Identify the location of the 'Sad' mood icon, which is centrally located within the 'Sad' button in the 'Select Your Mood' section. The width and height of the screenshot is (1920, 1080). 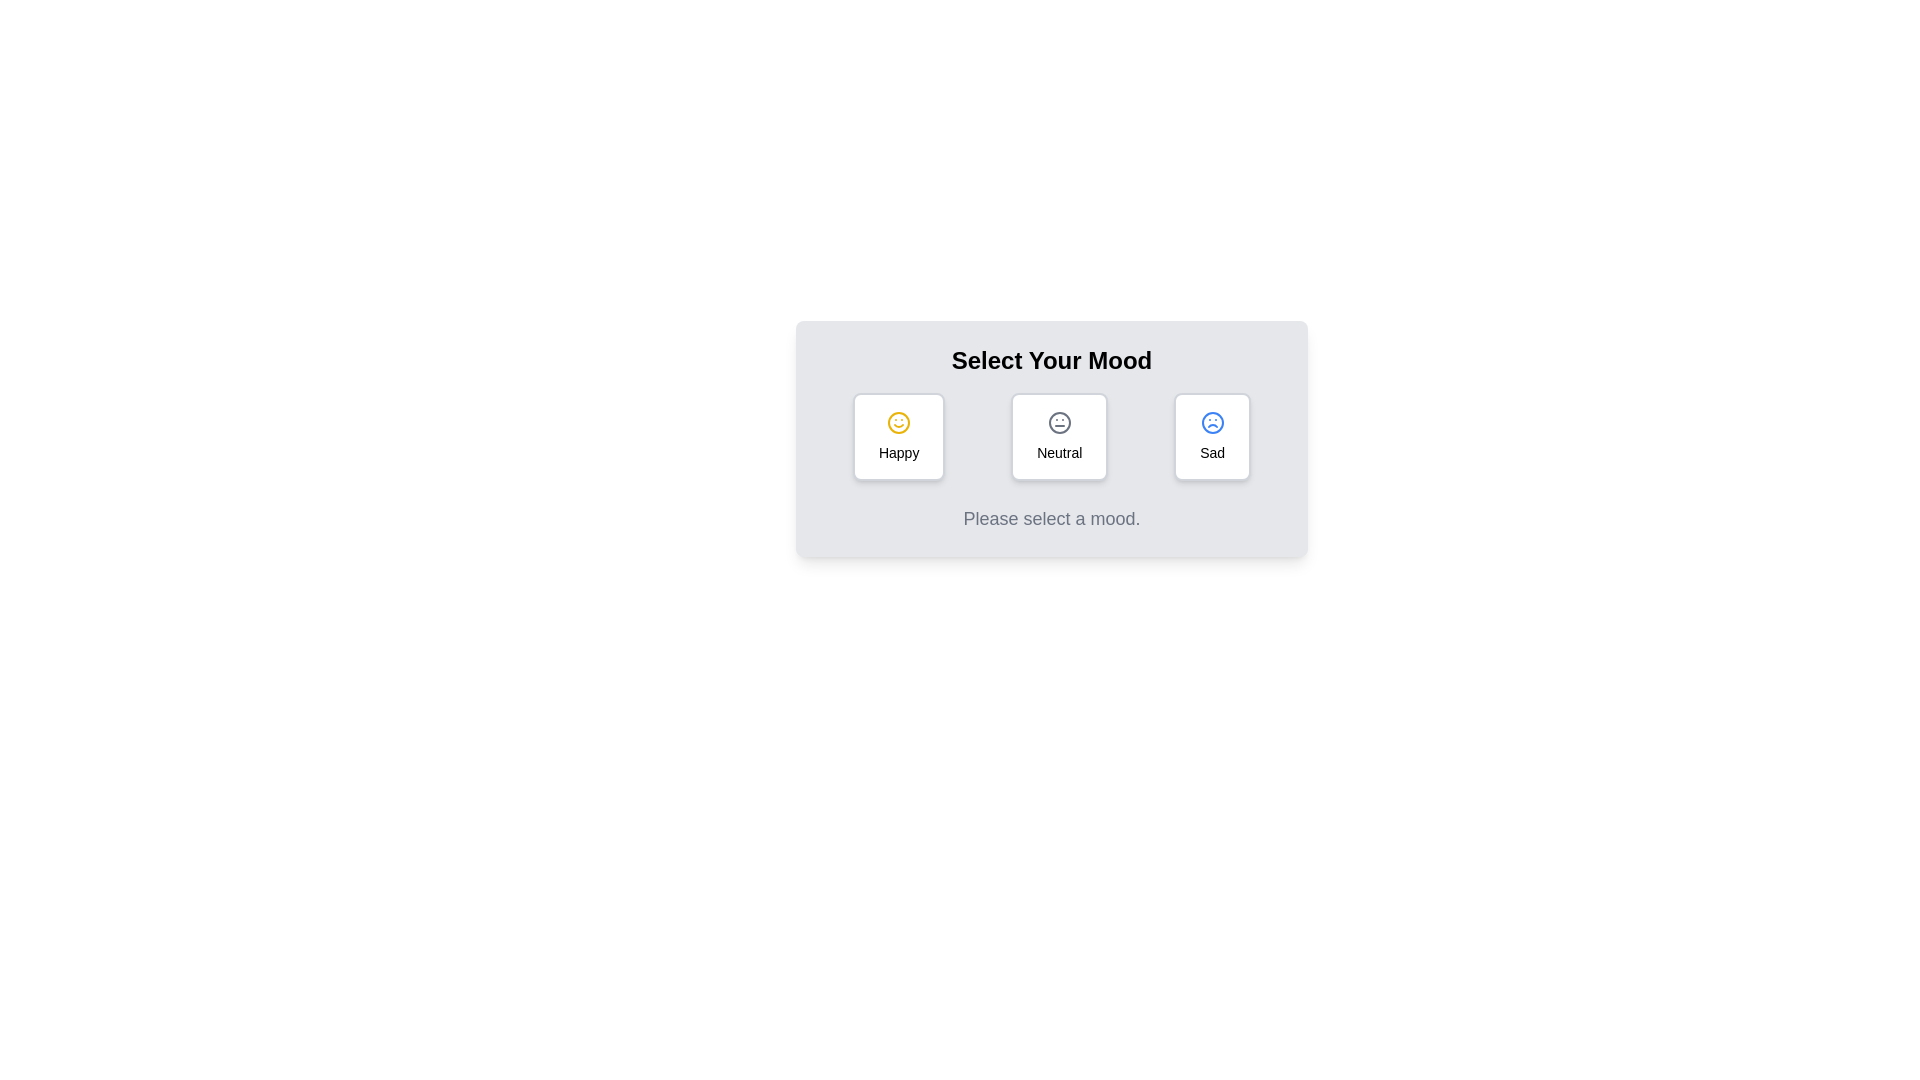
(1211, 422).